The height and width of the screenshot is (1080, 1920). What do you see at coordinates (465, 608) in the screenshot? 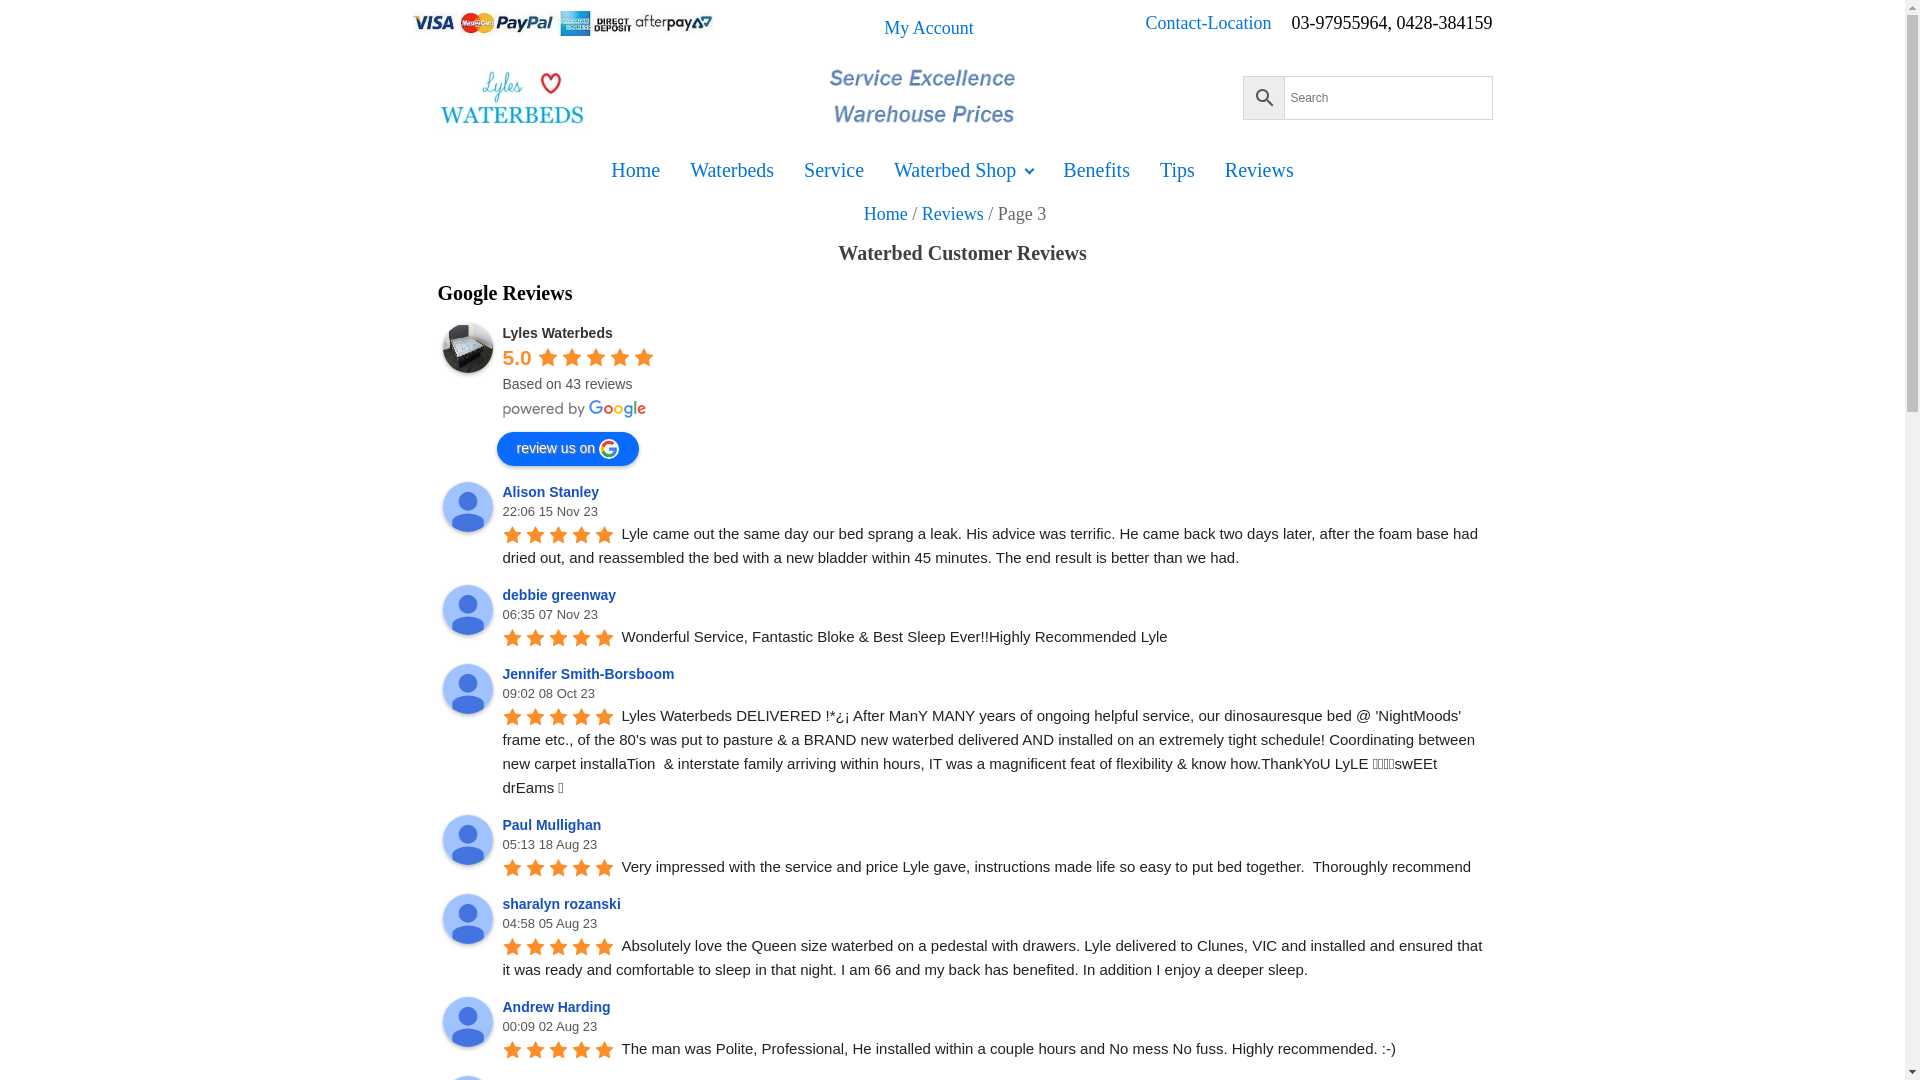
I see `'debbie greenway'` at bounding box center [465, 608].